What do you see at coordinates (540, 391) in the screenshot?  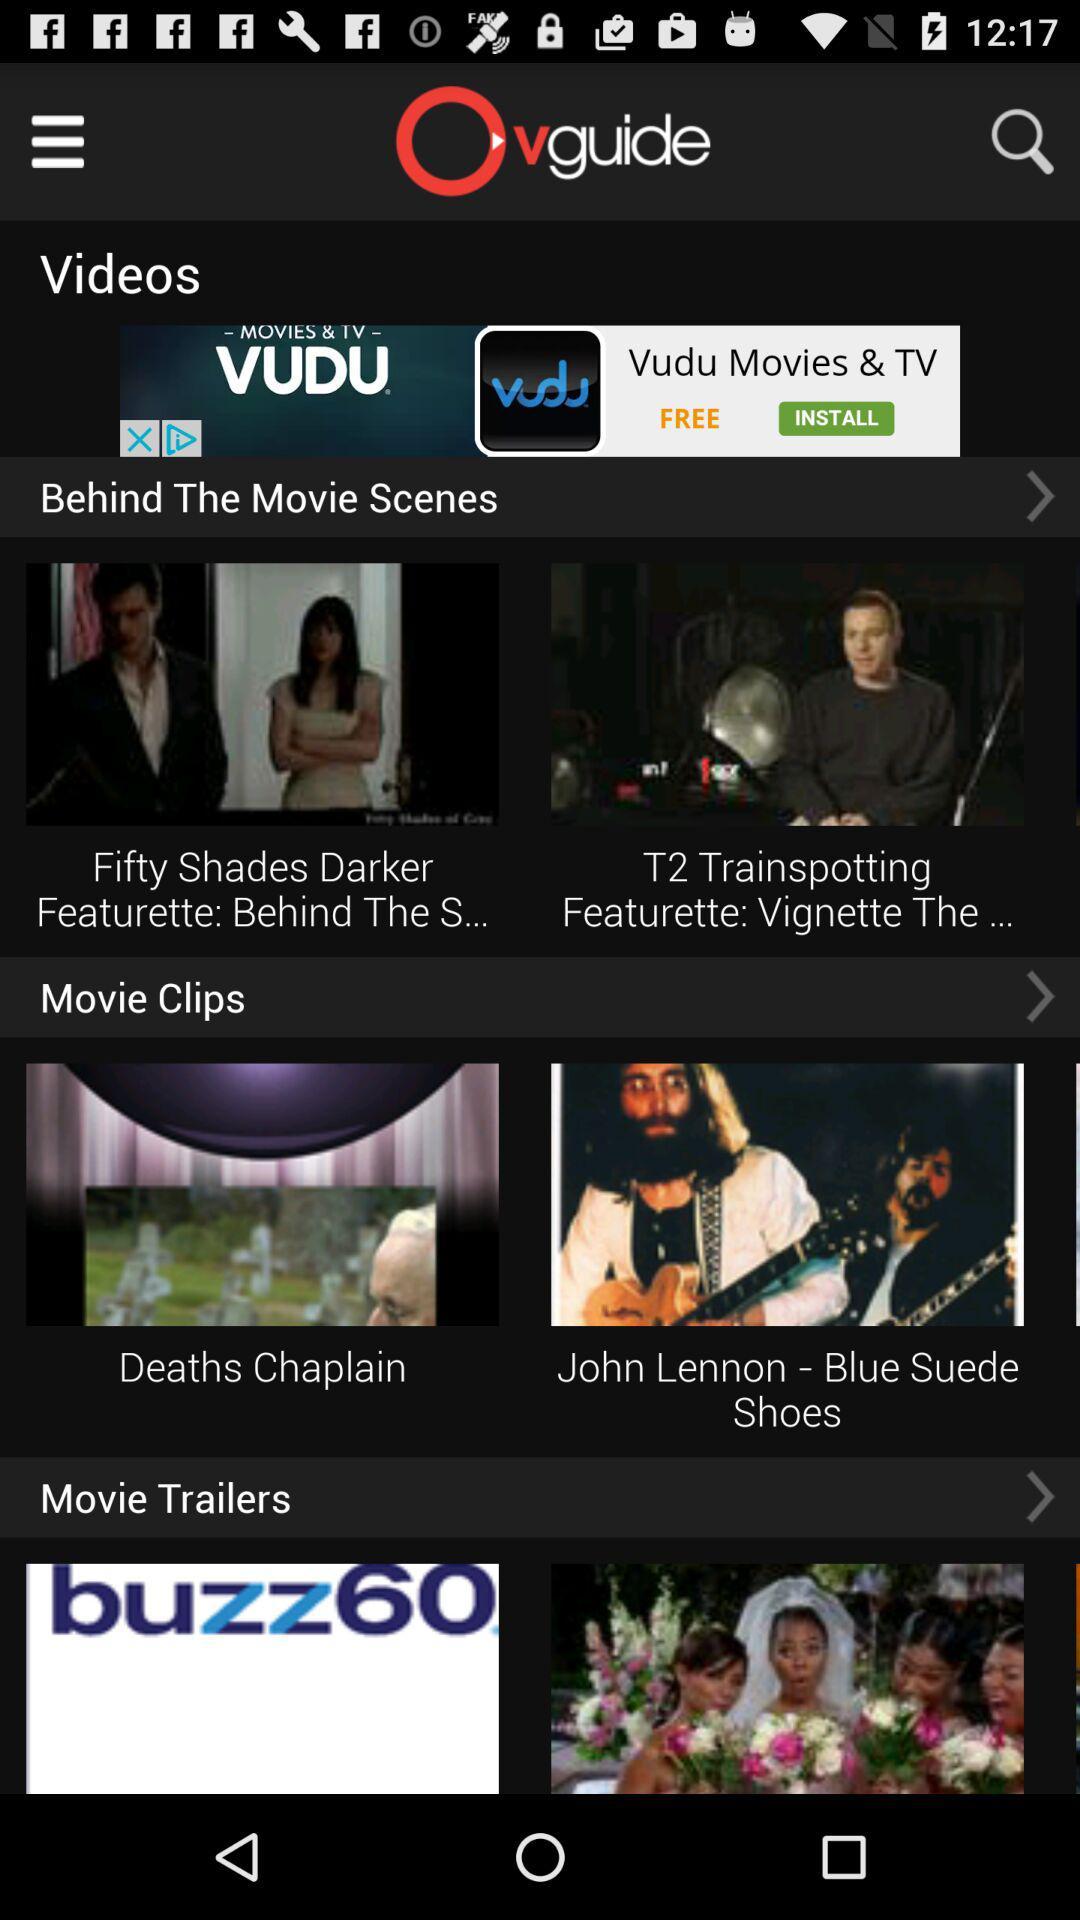 I see `advertisement` at bounding box center [540, 391].